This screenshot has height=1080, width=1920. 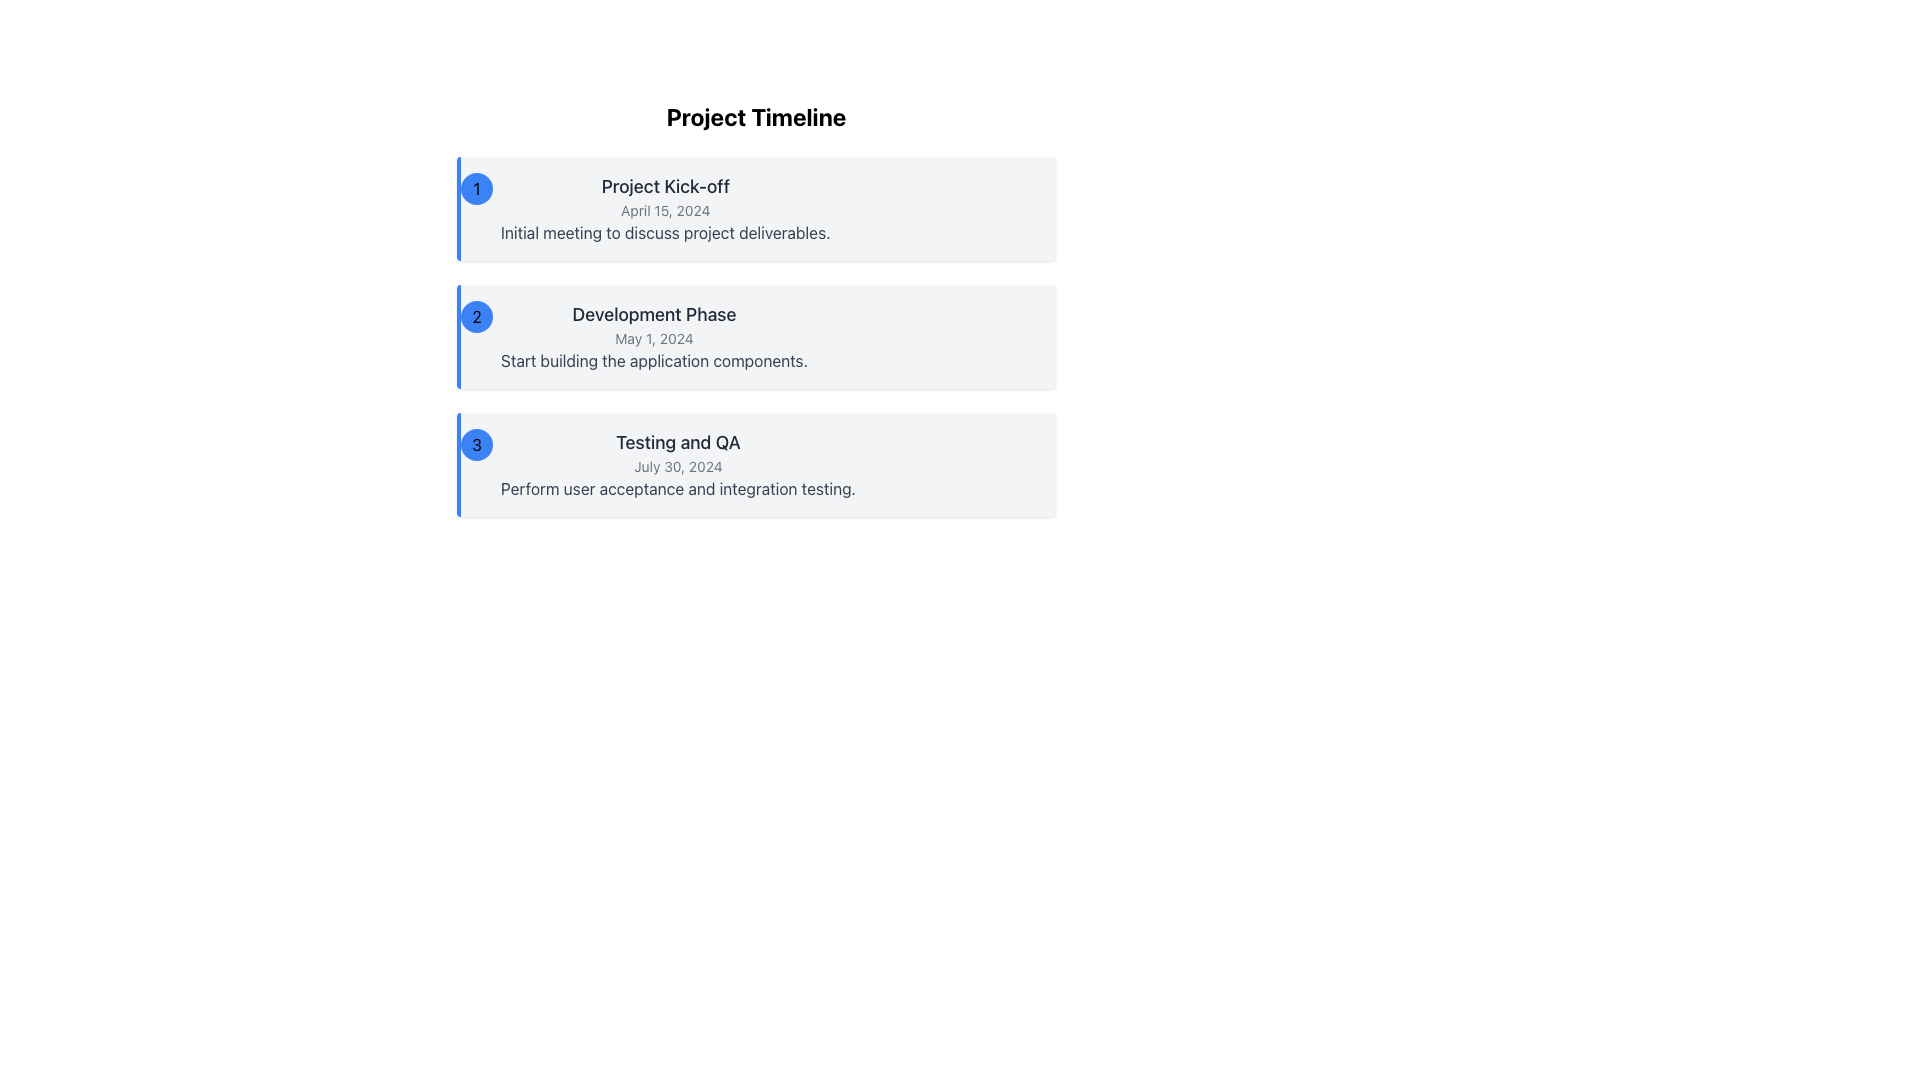 I want to click on the Text label that provides additional details for the 'Testing and QA' timeline entry, which is centrally aligned in the respective timeline box below the date 'July 30, 2024', so click(x=678, y=489).